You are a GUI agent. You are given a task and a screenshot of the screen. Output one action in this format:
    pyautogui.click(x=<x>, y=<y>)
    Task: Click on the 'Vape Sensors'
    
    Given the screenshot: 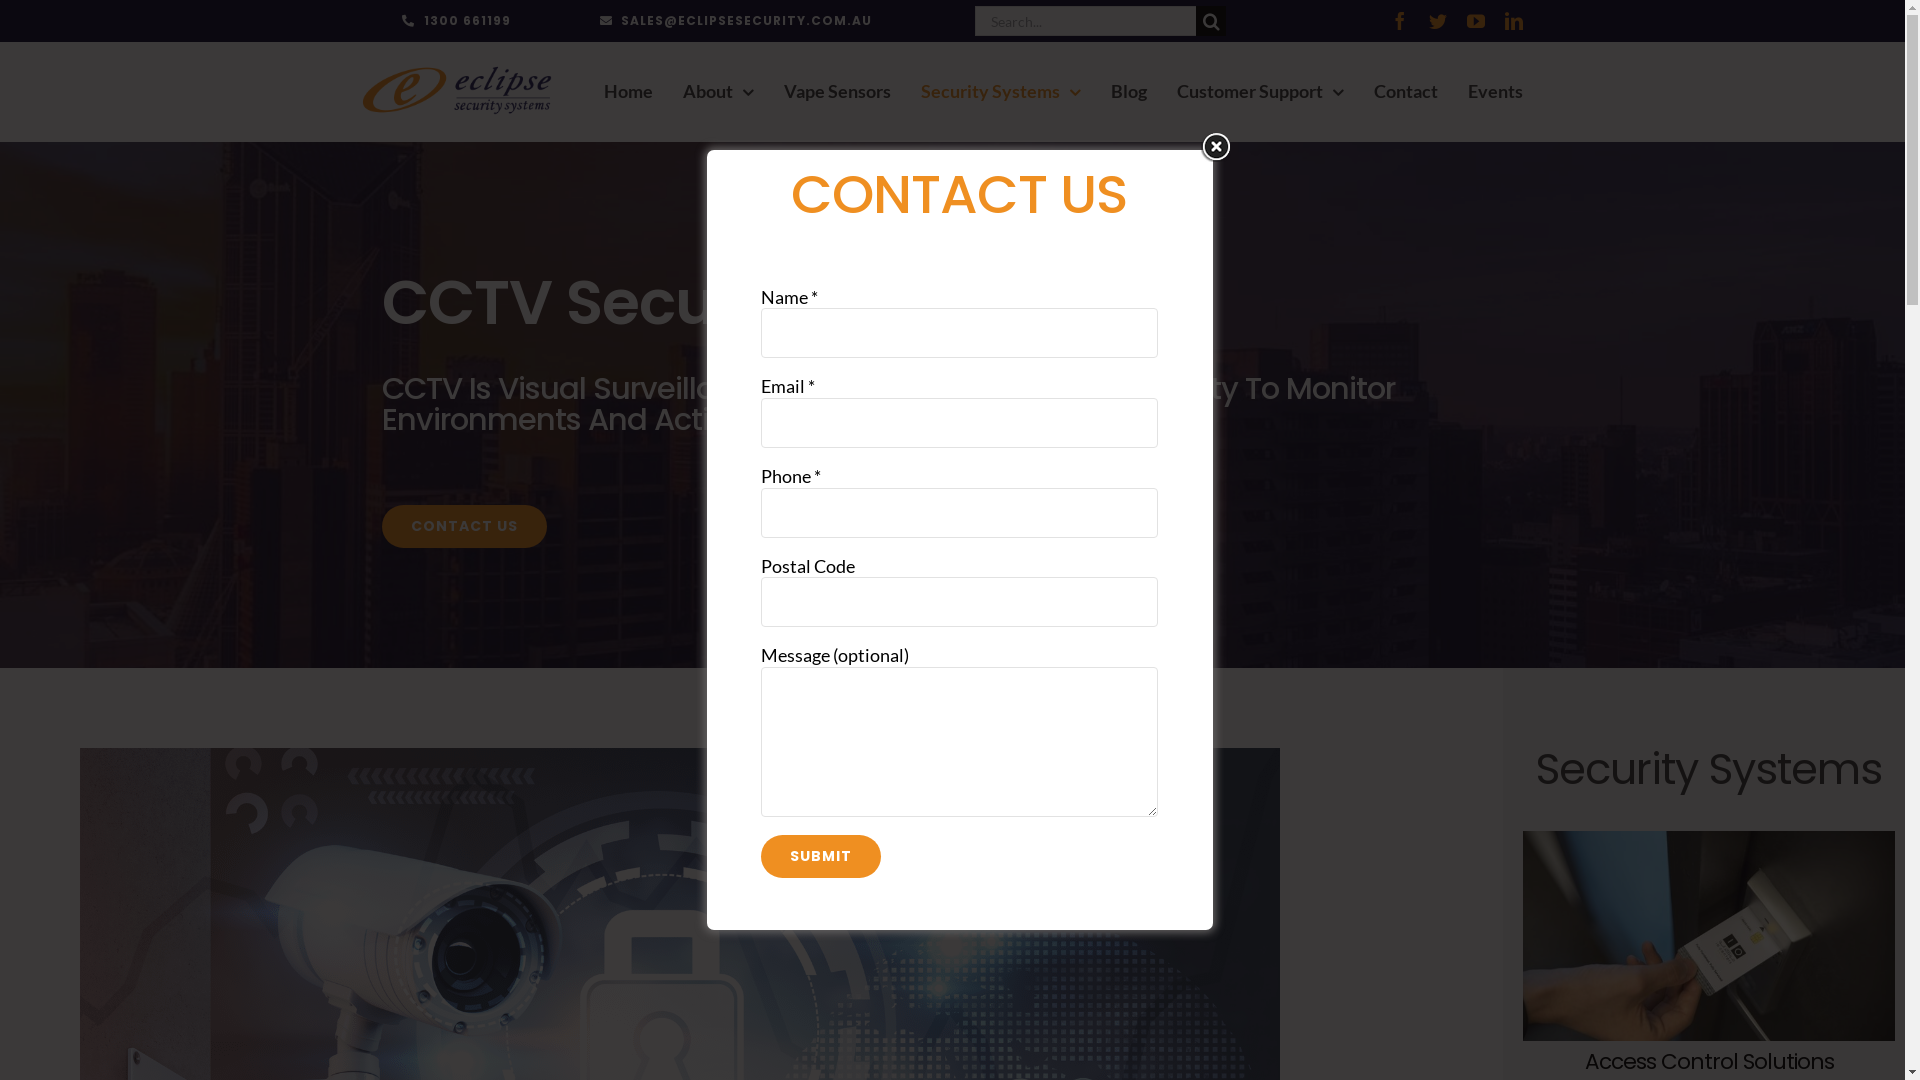 What is the action you would take?
    pyautogui.click(x=837, y=92)
    